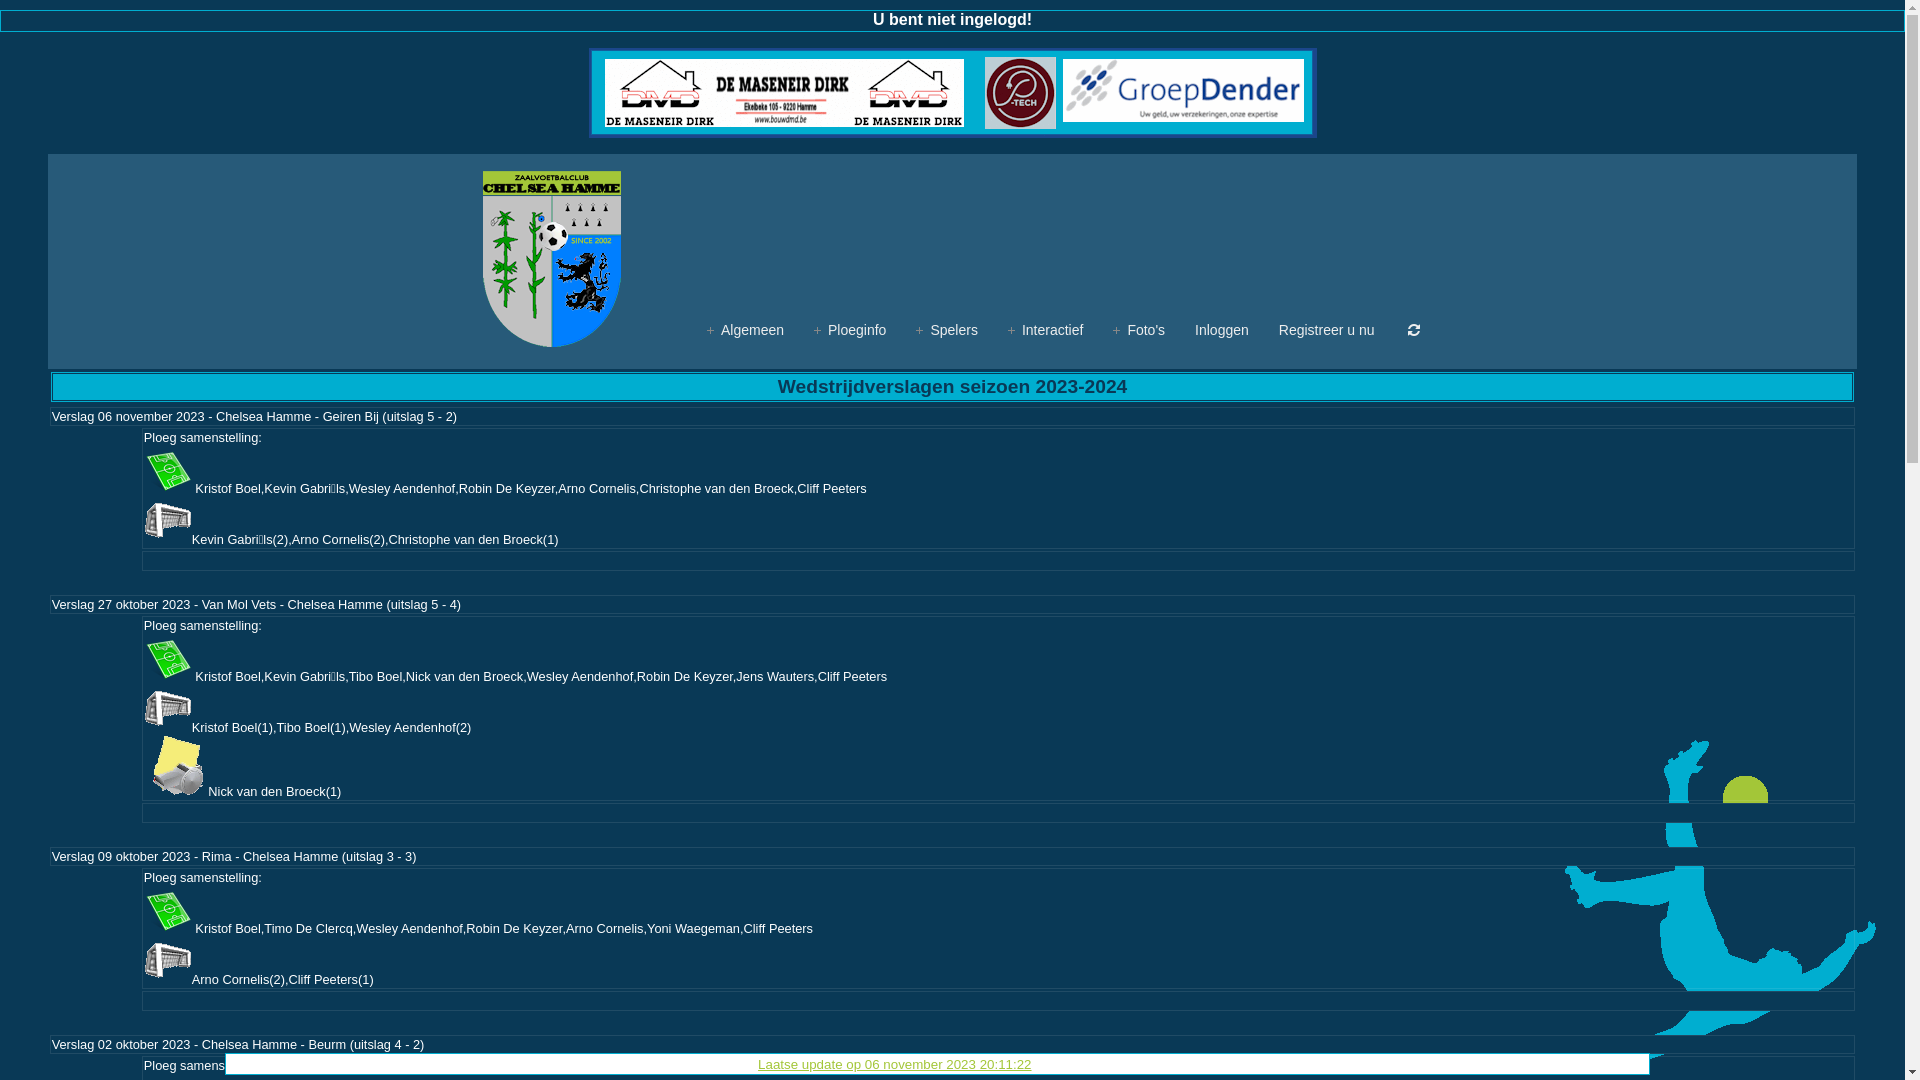 The height and width of the screenshot is (1080, 1920). I want to click on 'Algemeen', so click(706, 329).